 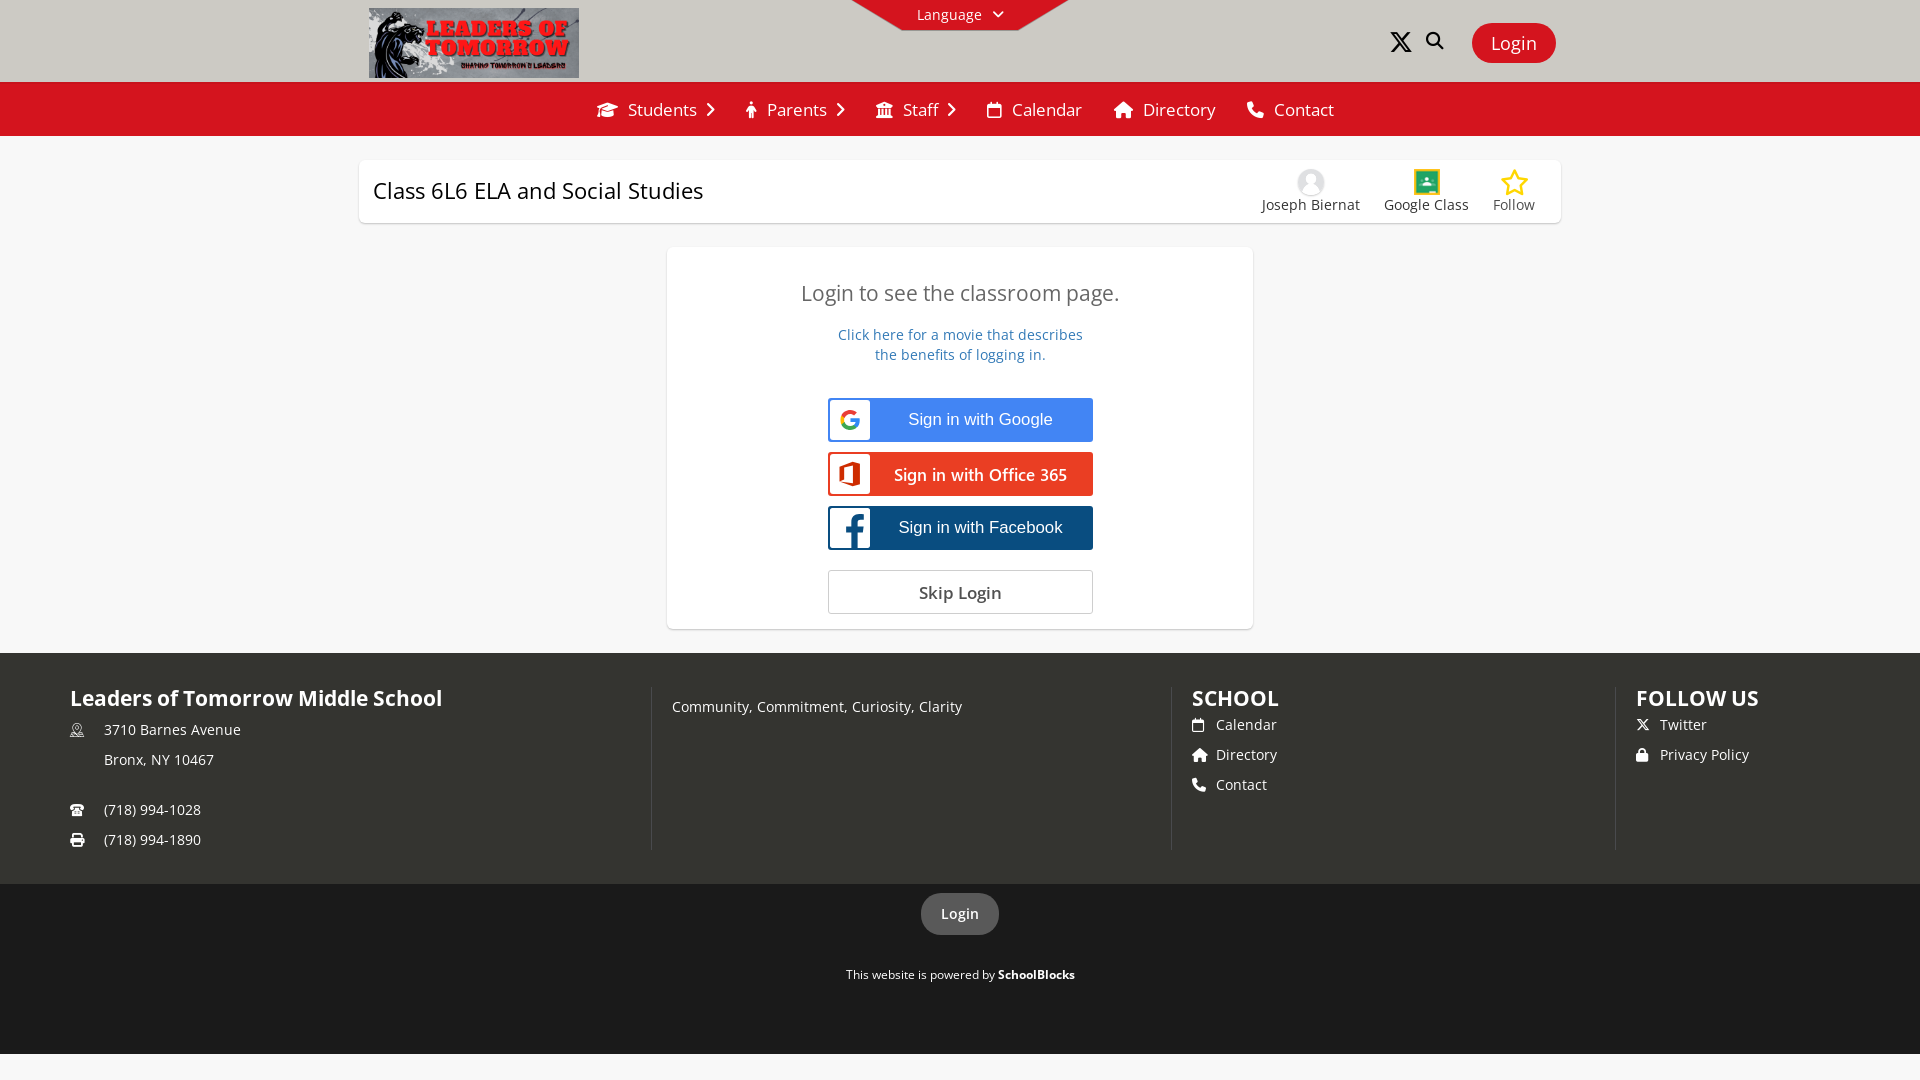 I want to click on 'Fax', so click(x=76, y=840).